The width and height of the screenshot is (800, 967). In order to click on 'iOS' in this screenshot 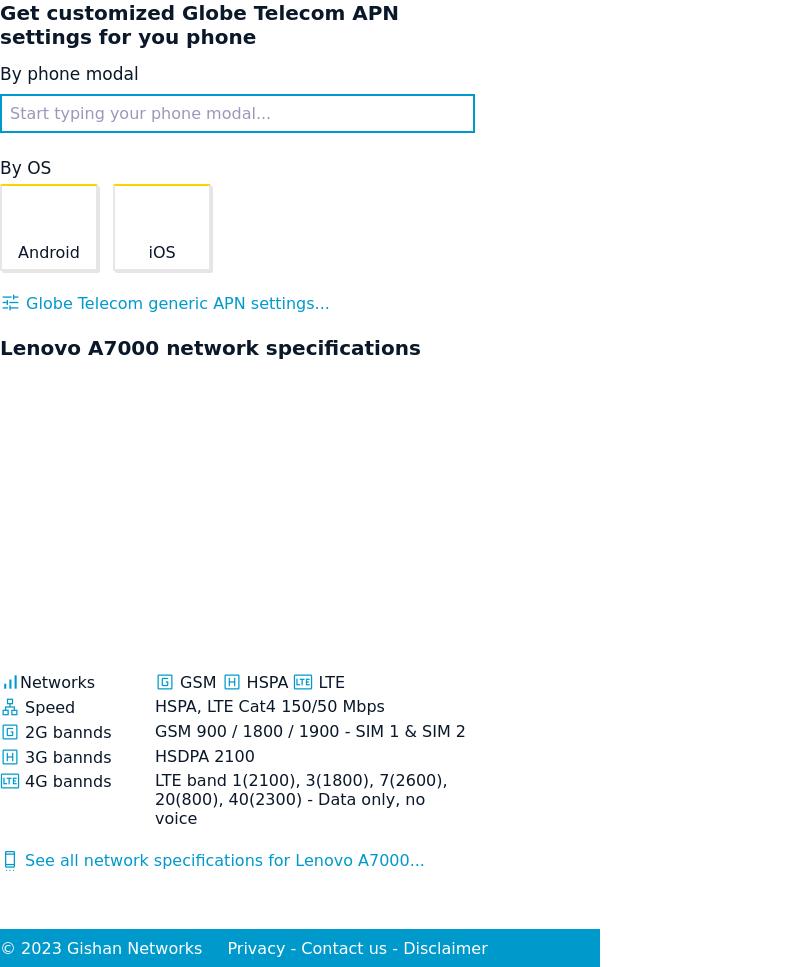, I will do `click(161, 252)`.